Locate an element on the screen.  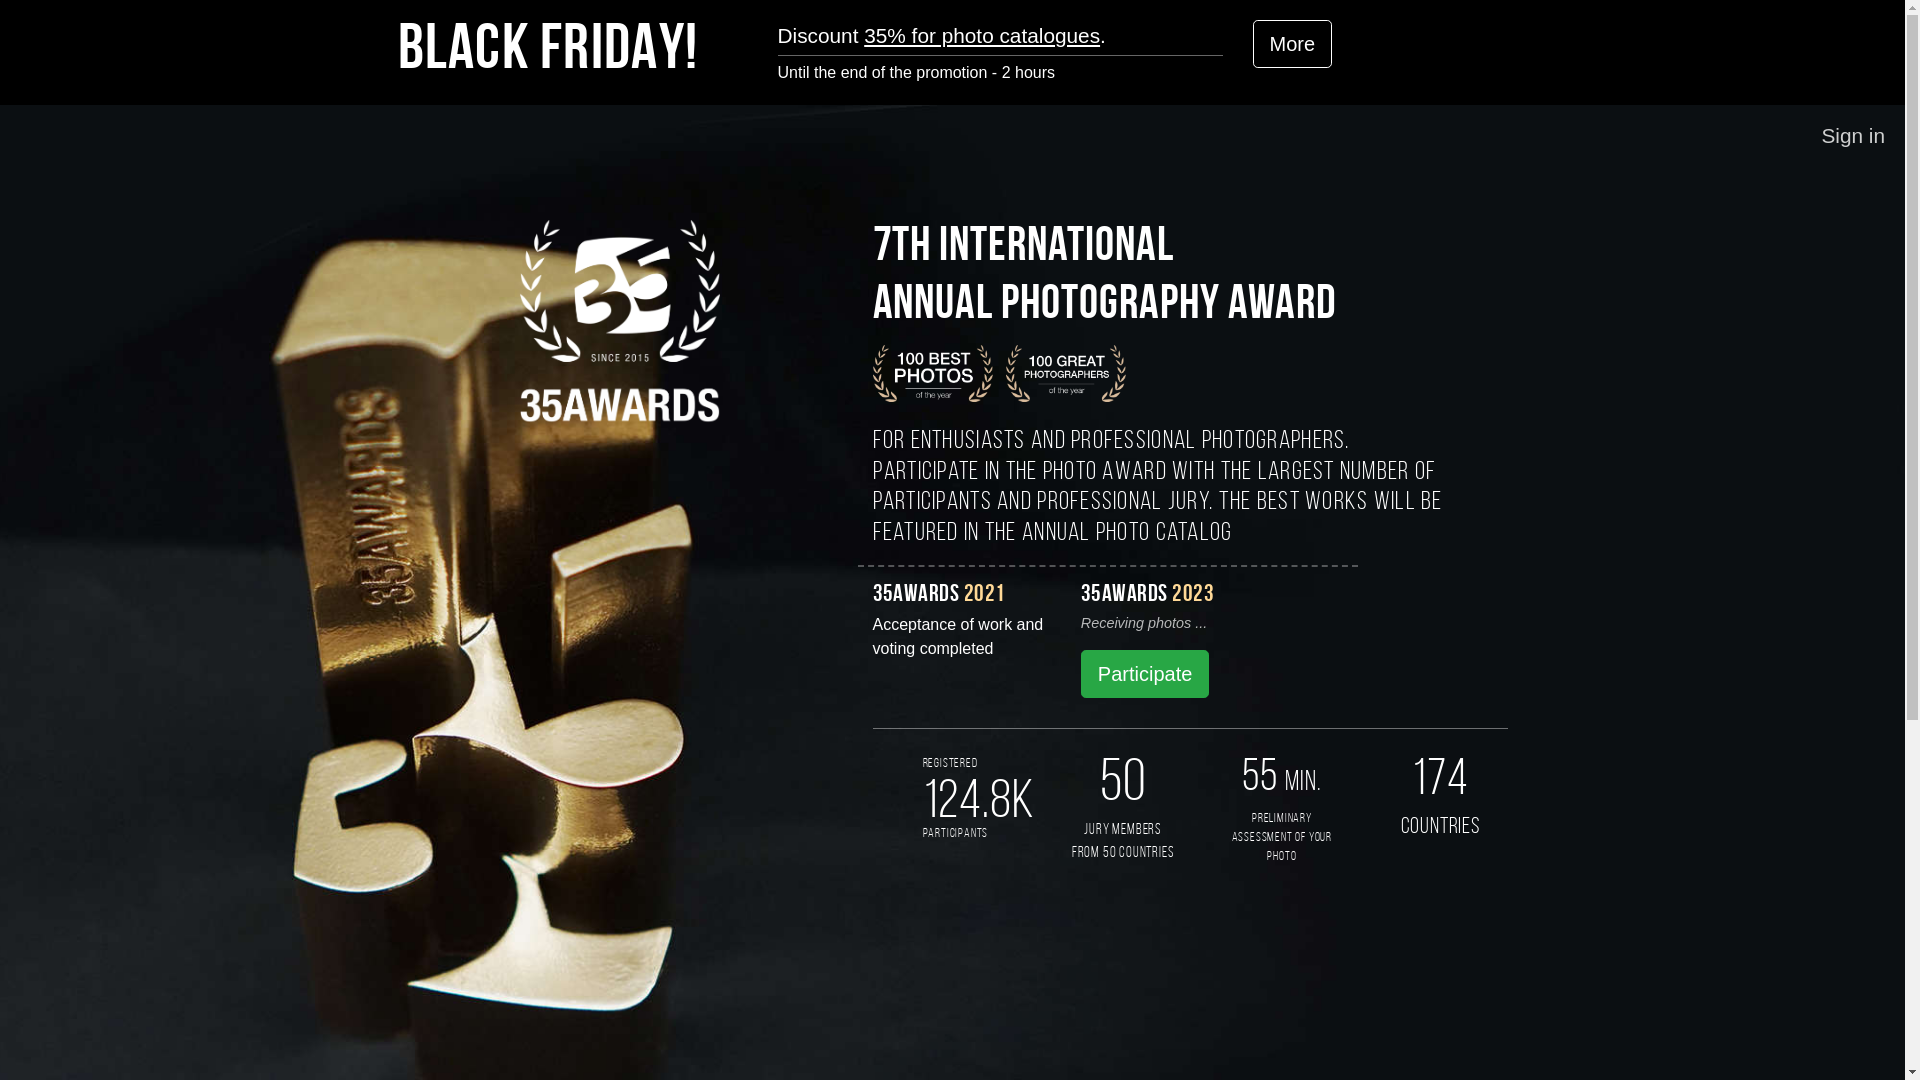
'35% for photo catalogues' is located at coordinates (982, 35).